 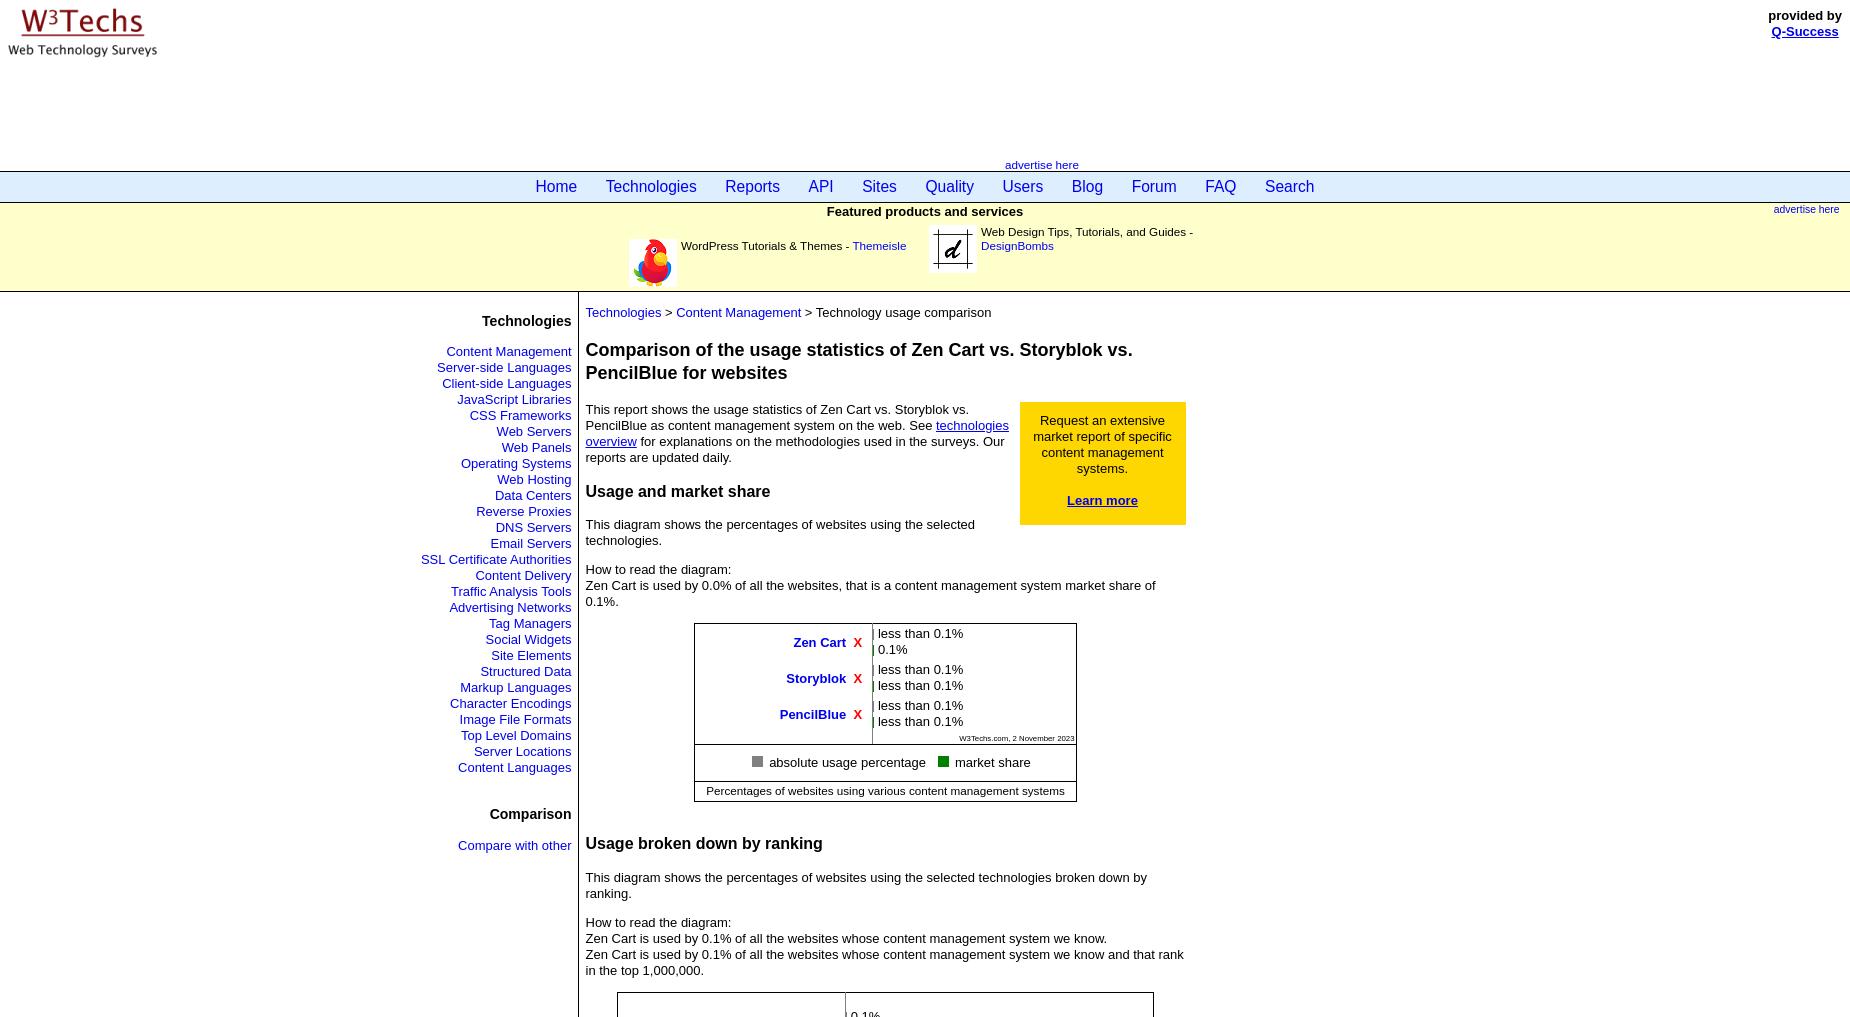 What do you see at coordinates (523, 511) in the screenshot?
I see `'Reverse Proxies'` at bounding box center [523, 511].